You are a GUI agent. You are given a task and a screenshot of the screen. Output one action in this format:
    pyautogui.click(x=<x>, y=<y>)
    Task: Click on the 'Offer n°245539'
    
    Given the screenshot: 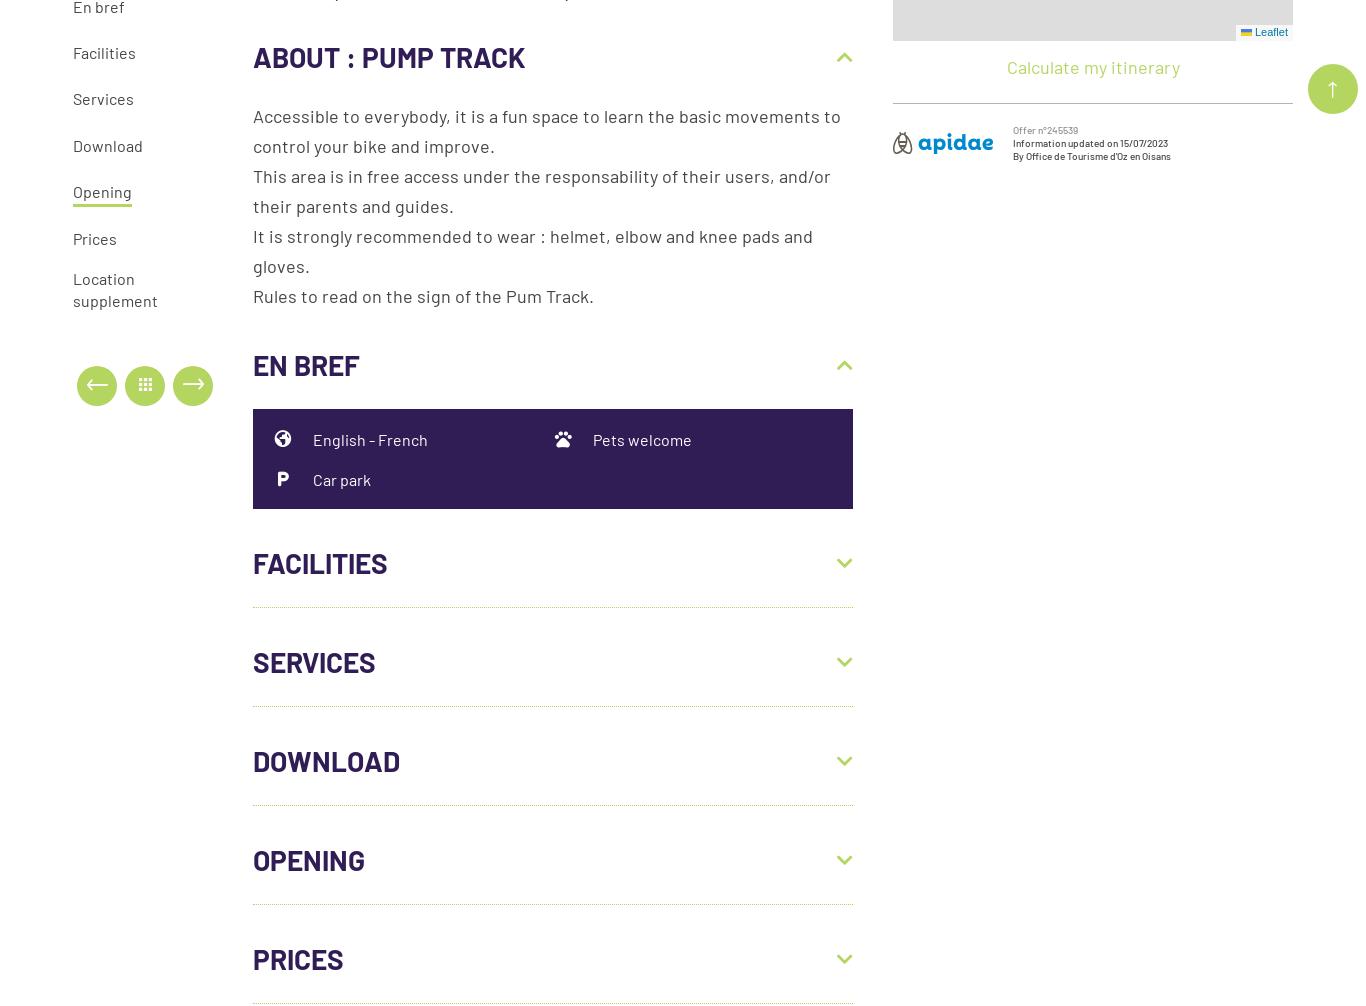 What is the action you would take?
    pyautogui.click(x=1044, y=128)
    